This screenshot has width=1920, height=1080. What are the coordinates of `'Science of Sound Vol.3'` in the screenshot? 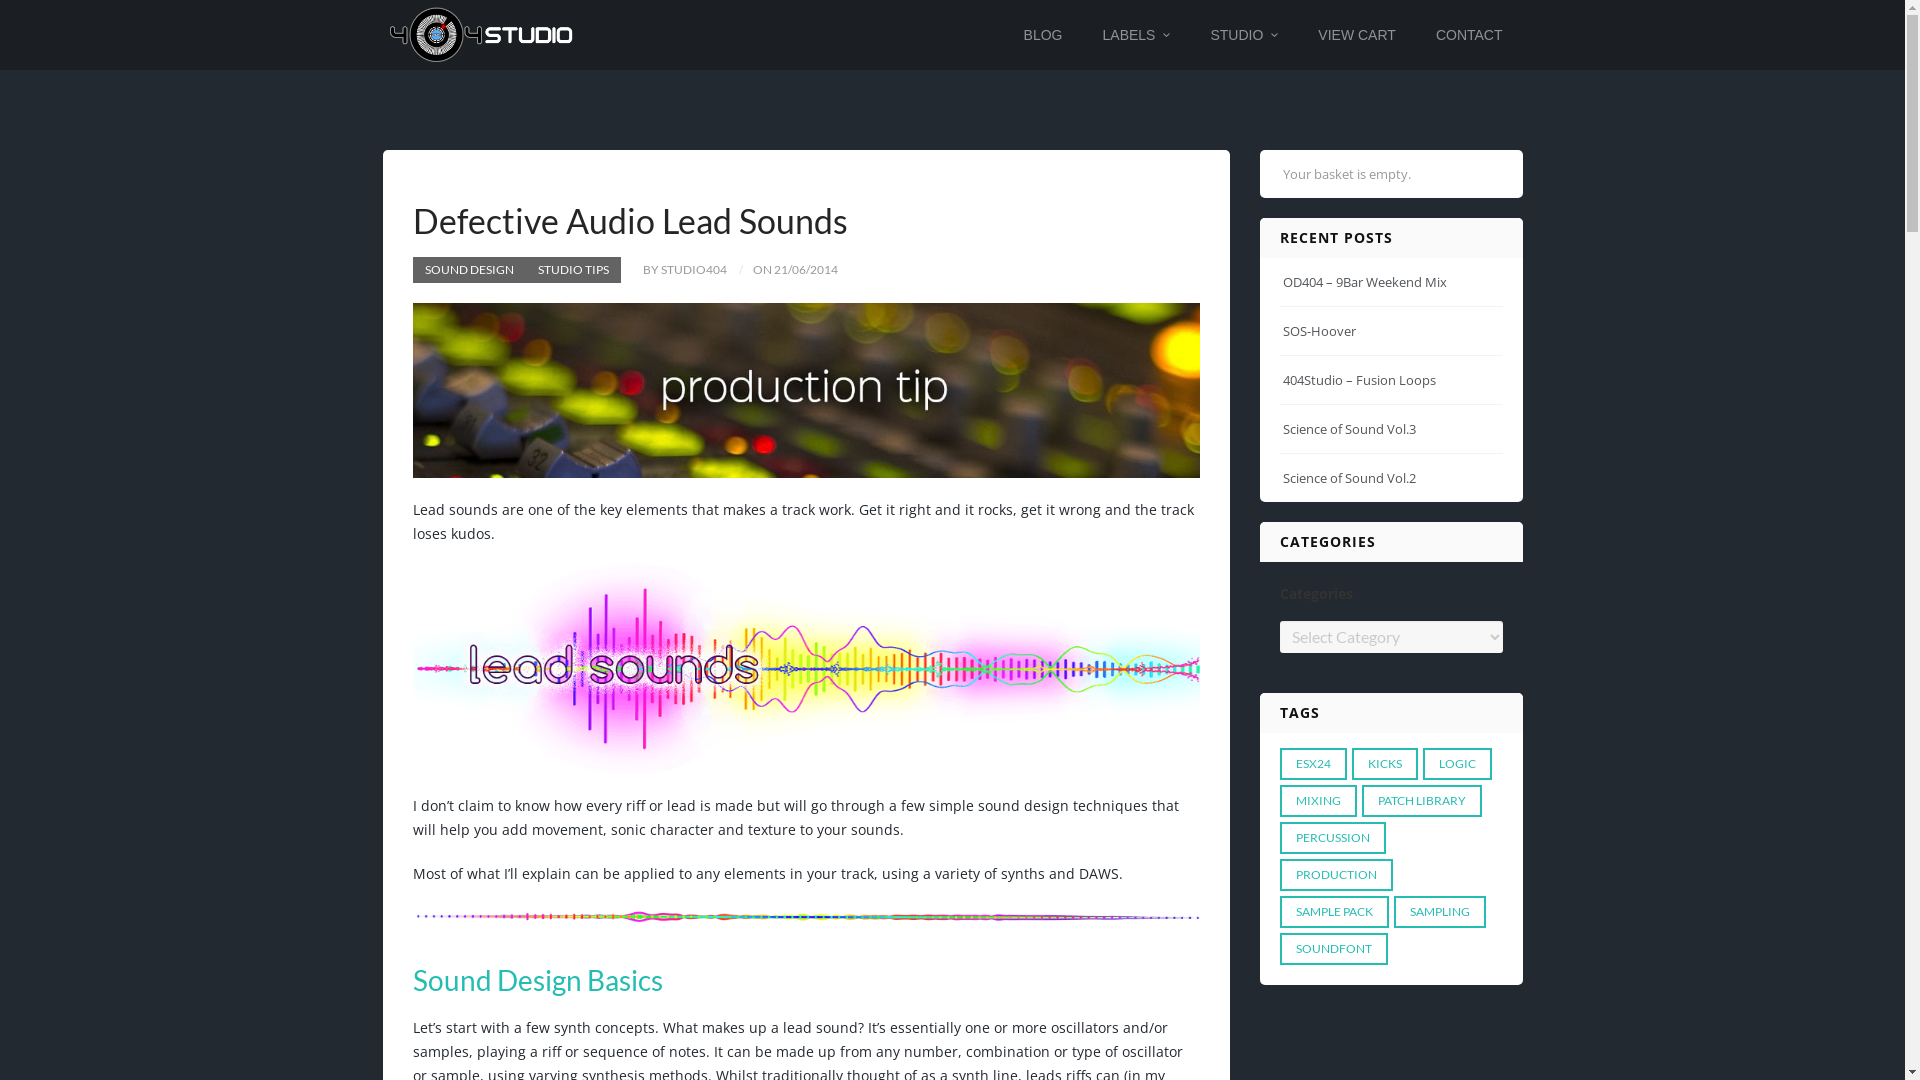 It's located at (1349, 427).